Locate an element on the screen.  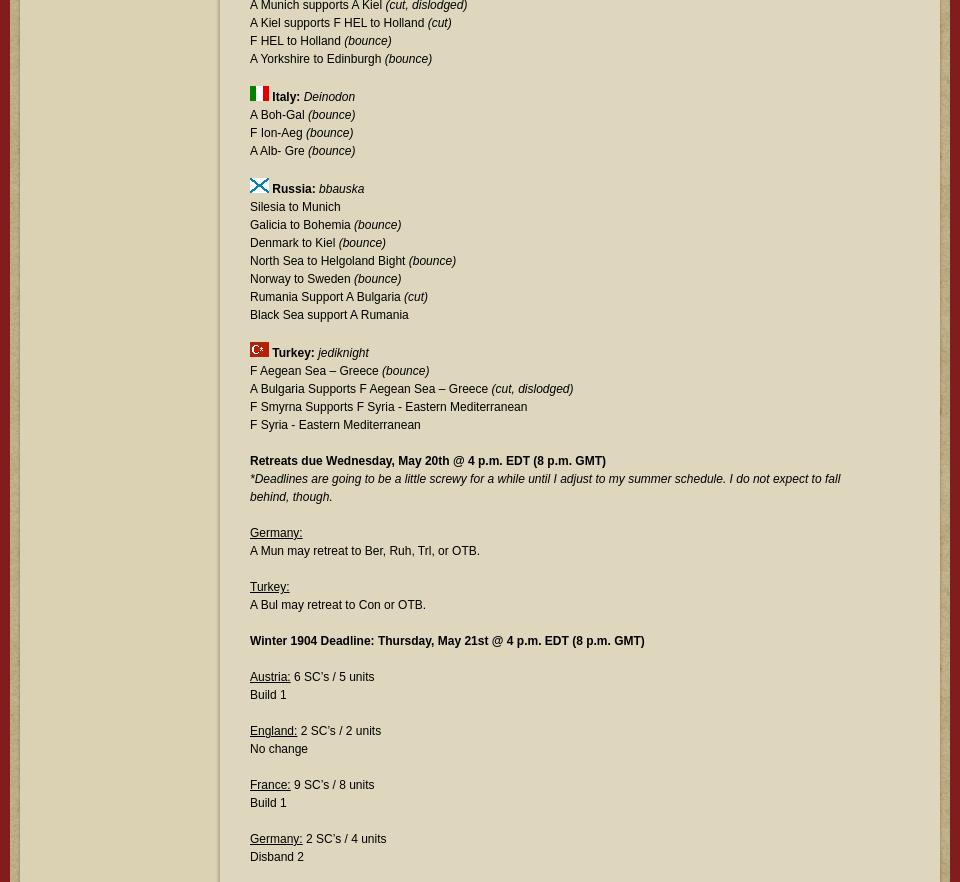
'England:' is located at coordinates (272, 730).